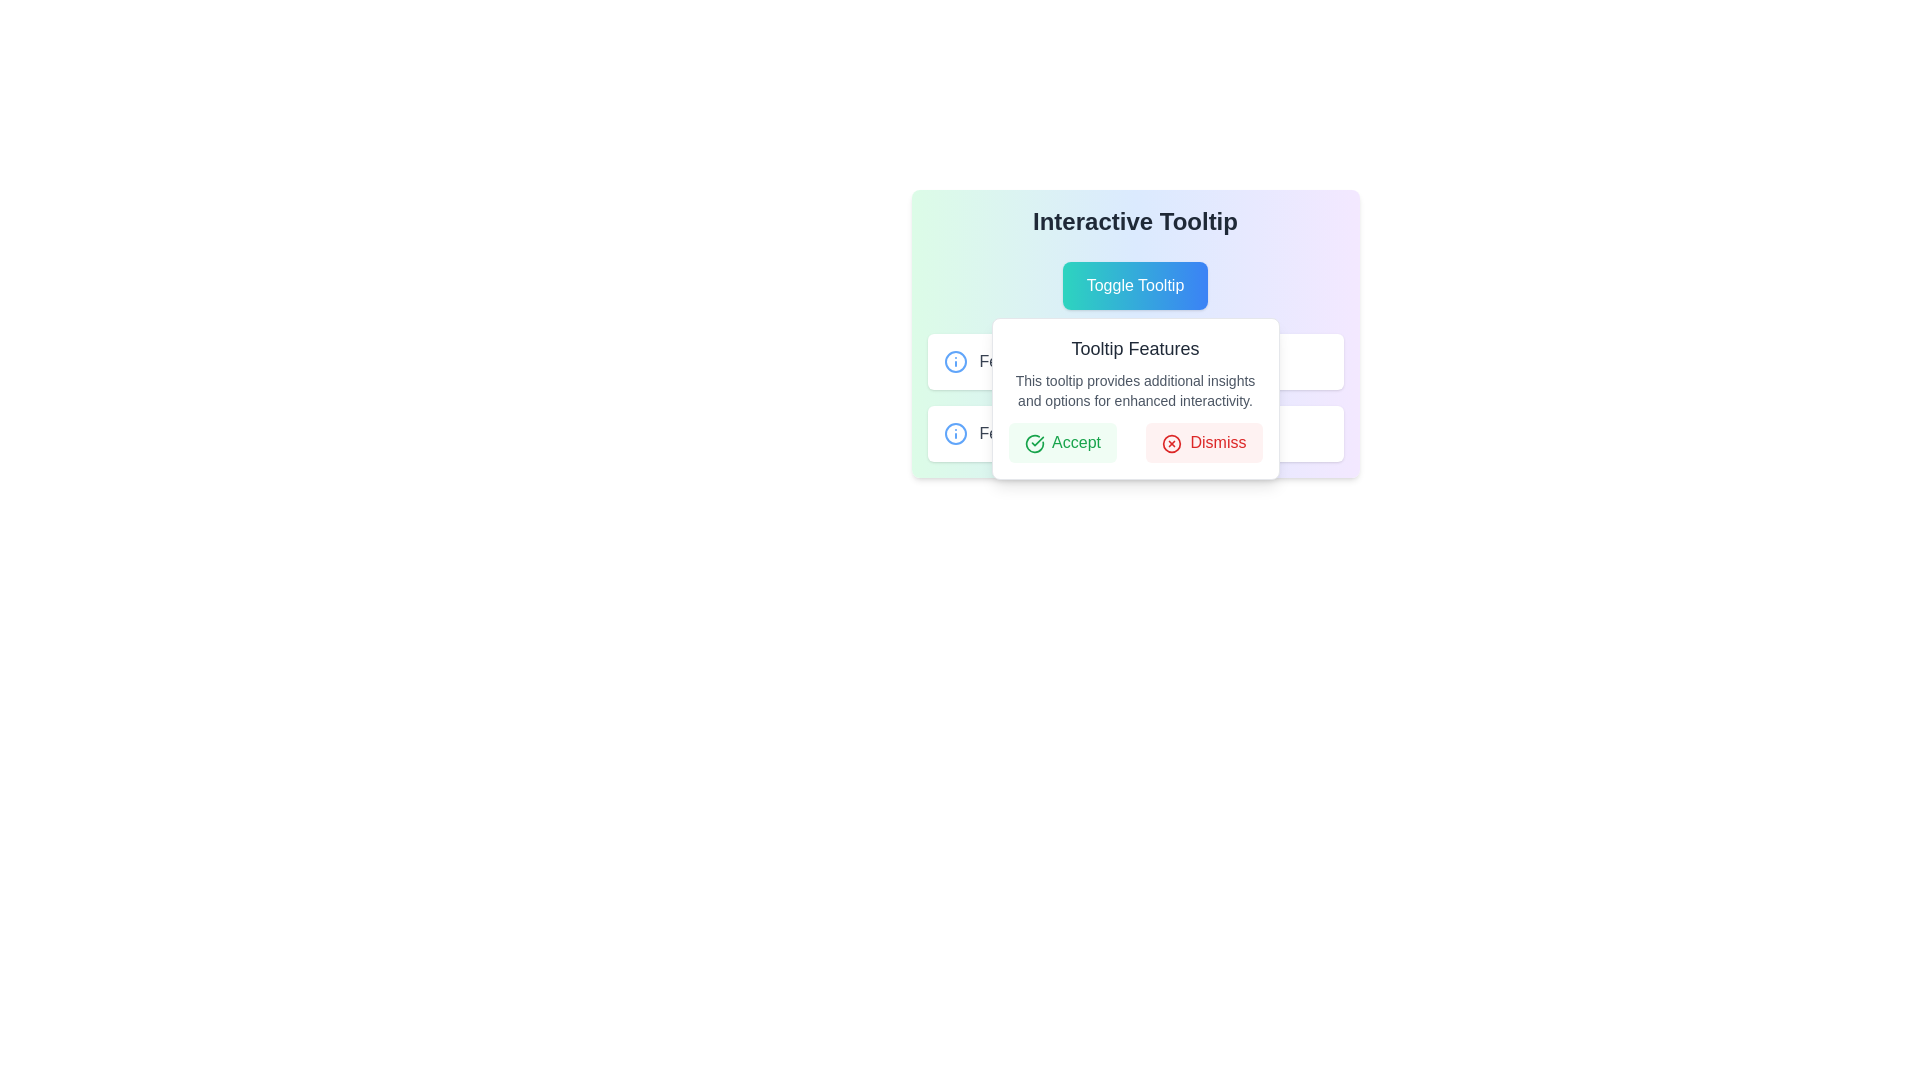  What do you see at coordinates (1135, 442) in the screenshot?
I see `the Dismiss button, which is part of a group of buttons labeled 'Accept' and 'Dismiss' within a tooltip titled 'Tooltip Features', to initiate the Dismiss action` at bounding box center [1135, 442].